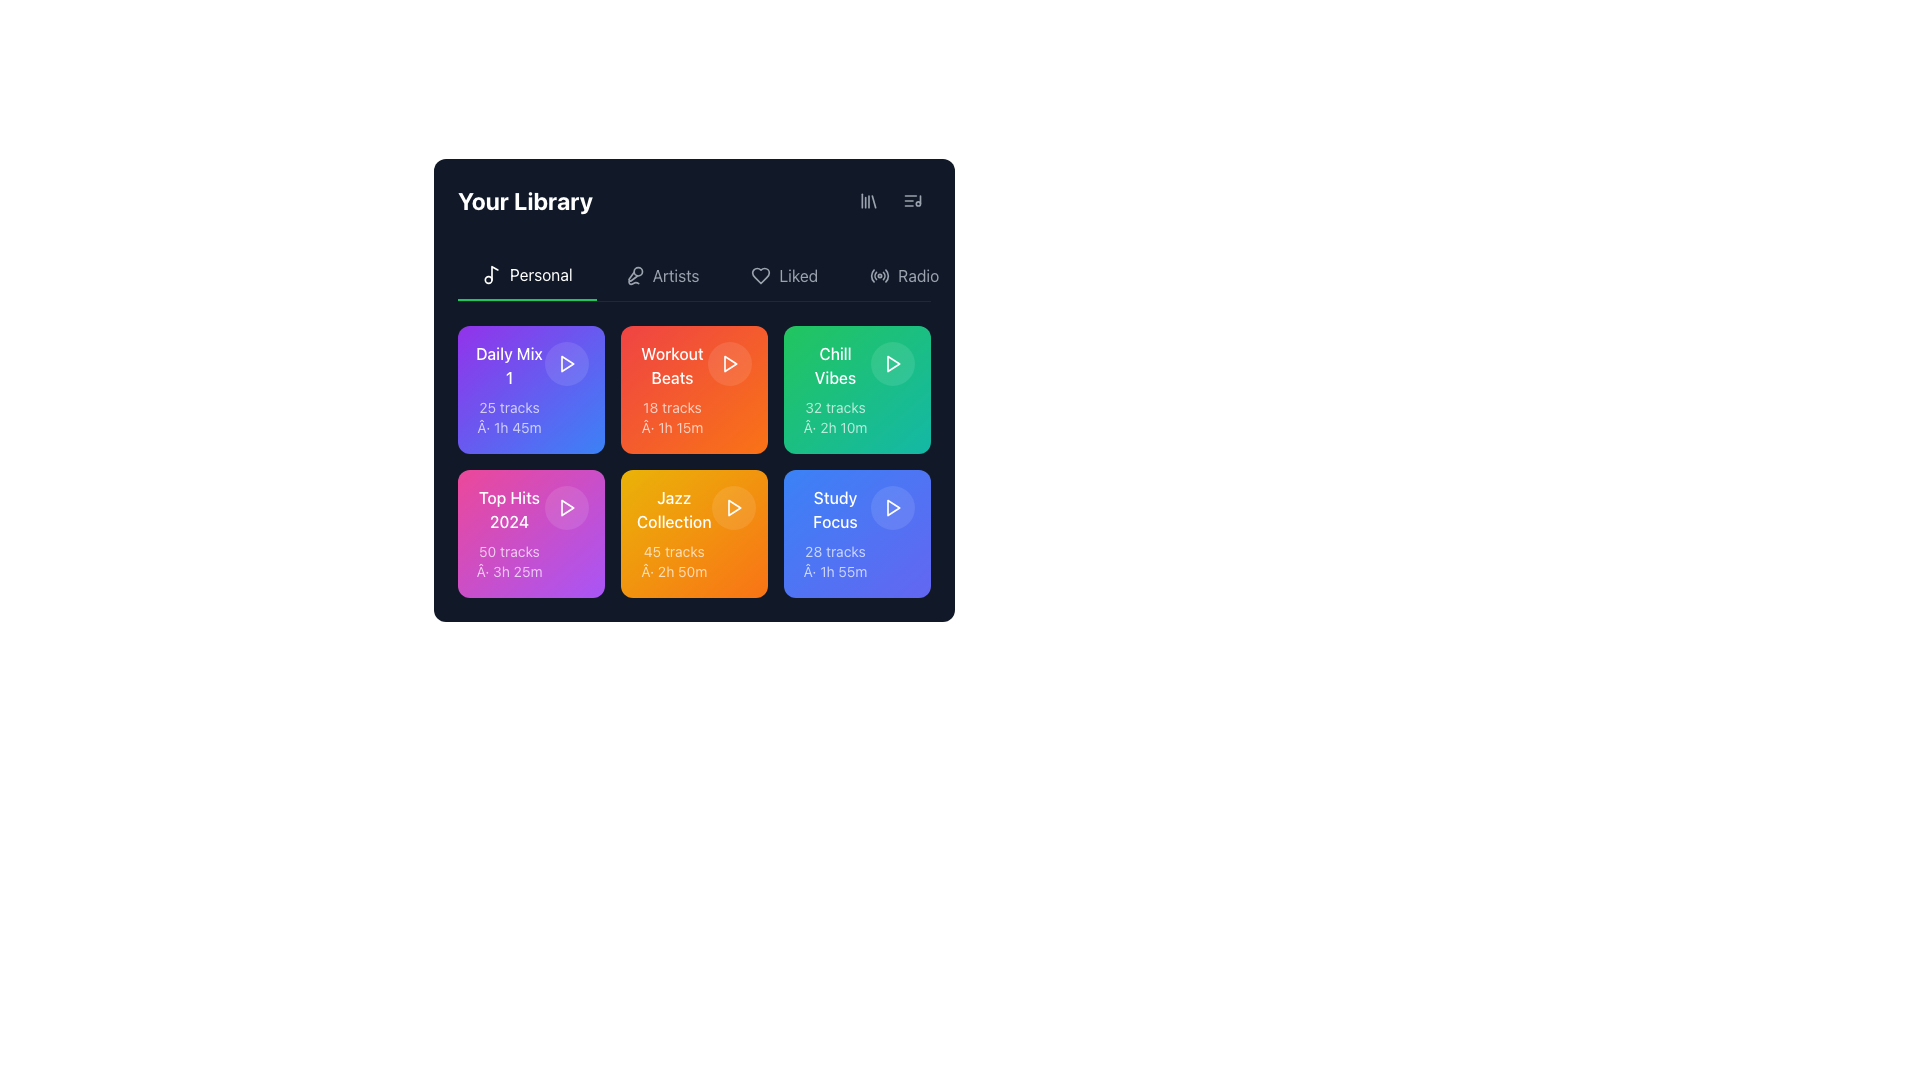 The height and width of the screenshot is (1080, 1920). I want to click on the second circular button from the right in the header of the interface, which is likely used, so click(911, 200).